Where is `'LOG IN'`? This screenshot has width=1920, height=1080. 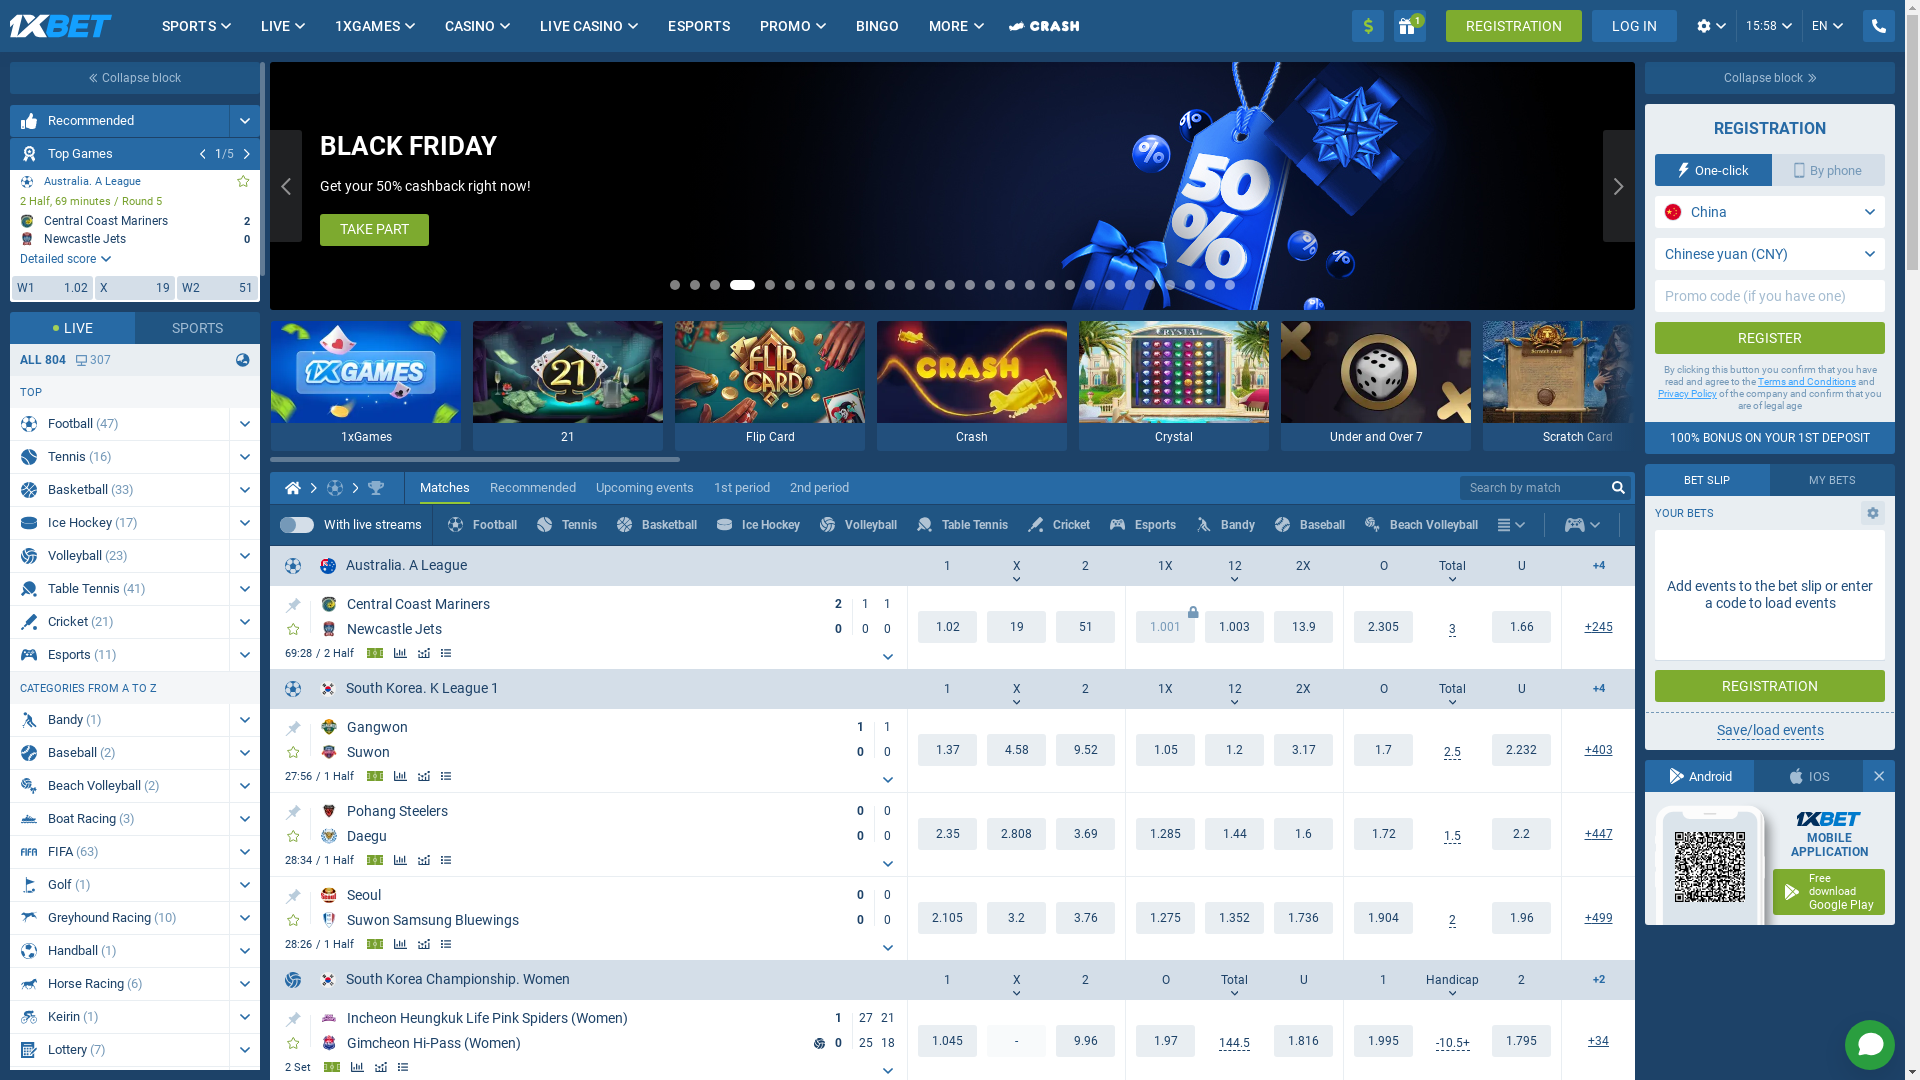 'LOG IN' is located at coordinates (1634, 26).